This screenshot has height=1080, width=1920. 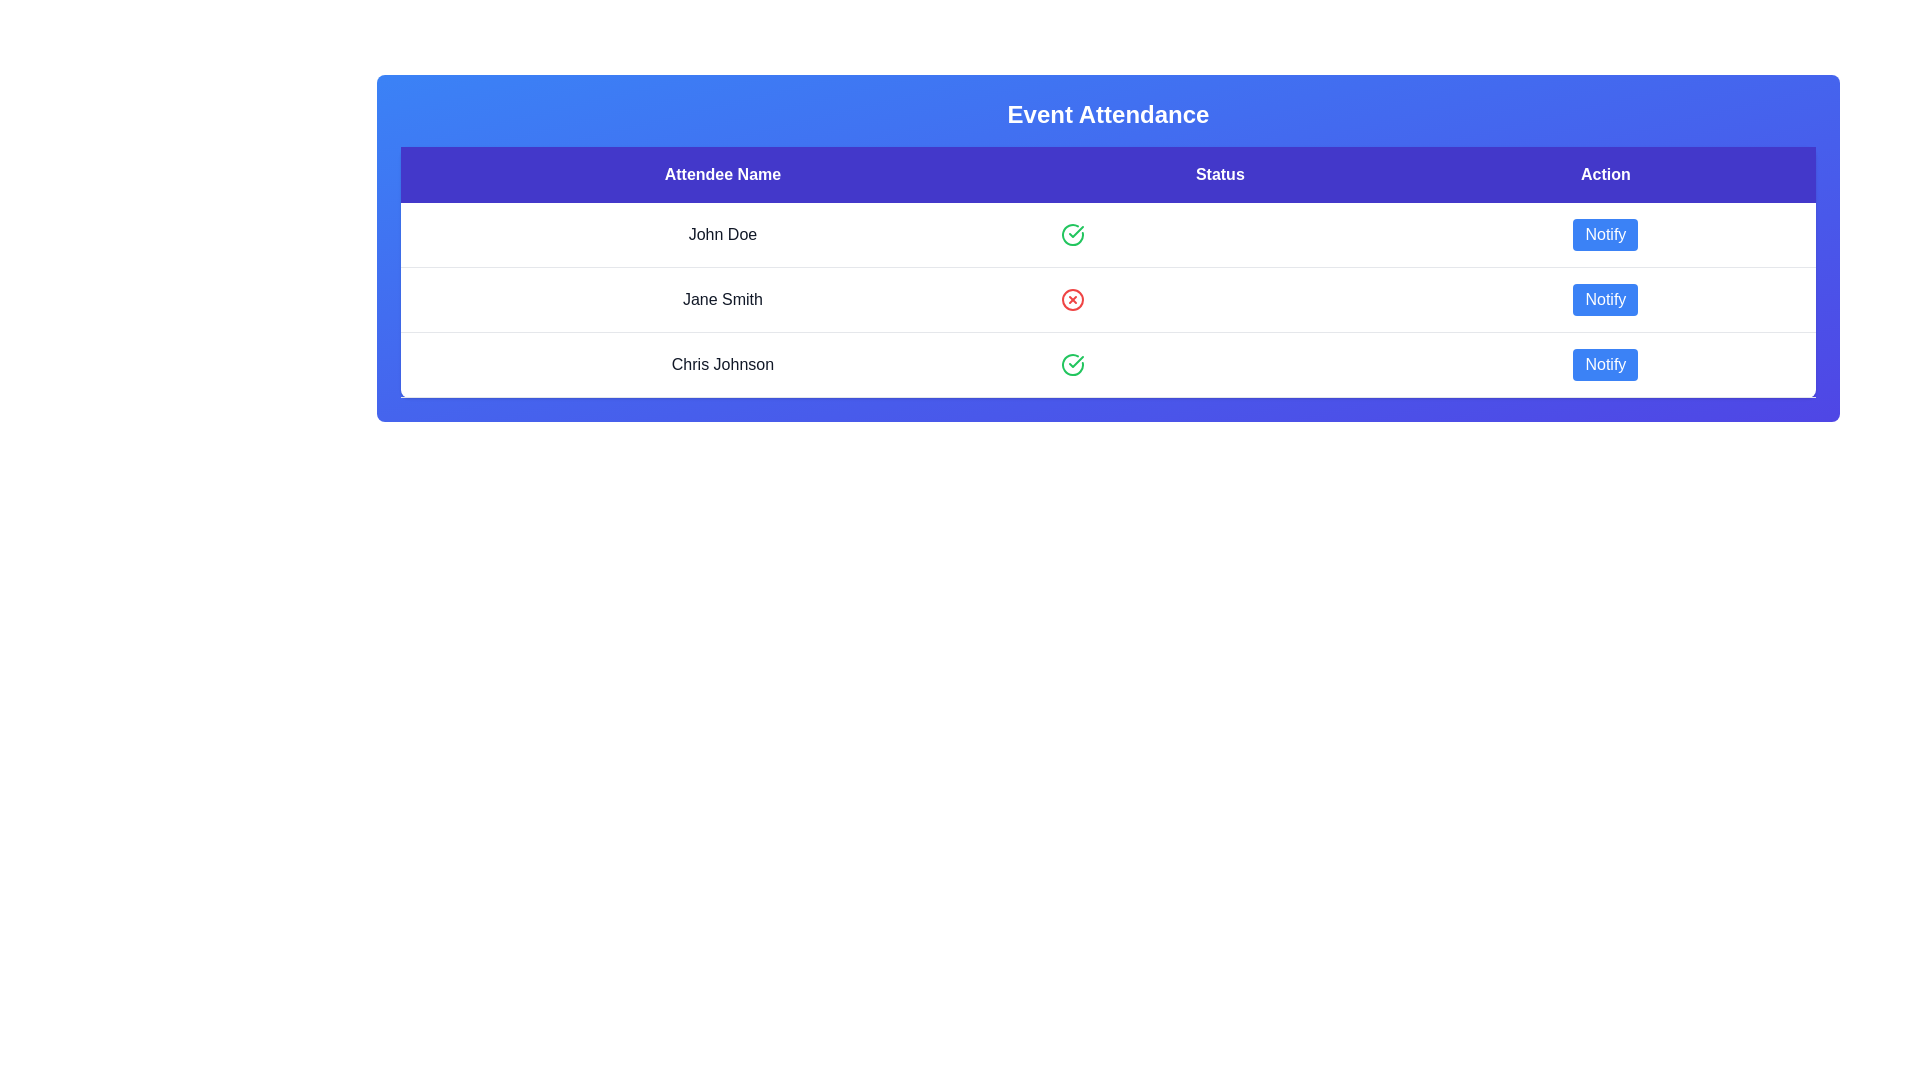 What do you see at coordinates (721, 365) in the screenshot?
I see `the attendee's name Chris Johnson to highlight it` at bounding box center [721, 365].